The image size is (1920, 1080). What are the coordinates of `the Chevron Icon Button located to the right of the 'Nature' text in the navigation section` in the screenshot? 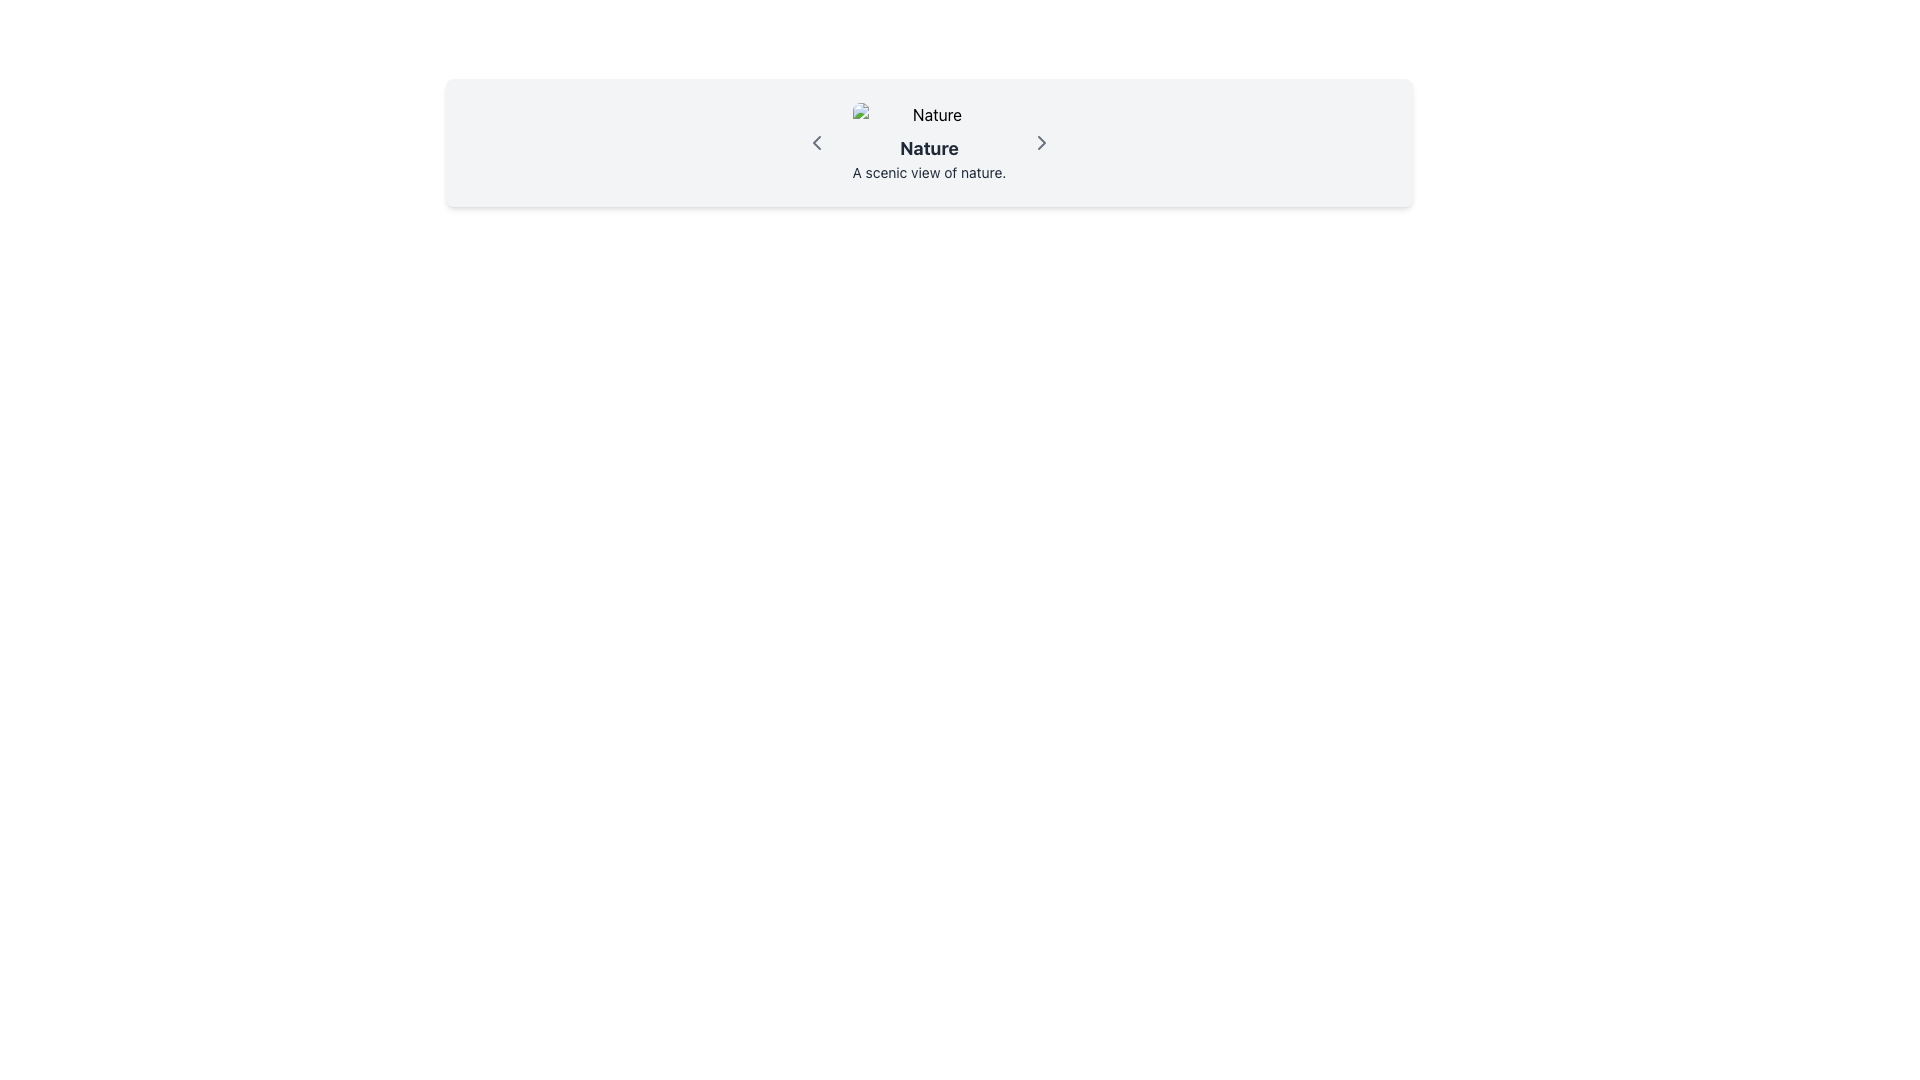 It's located at (1041, 141).